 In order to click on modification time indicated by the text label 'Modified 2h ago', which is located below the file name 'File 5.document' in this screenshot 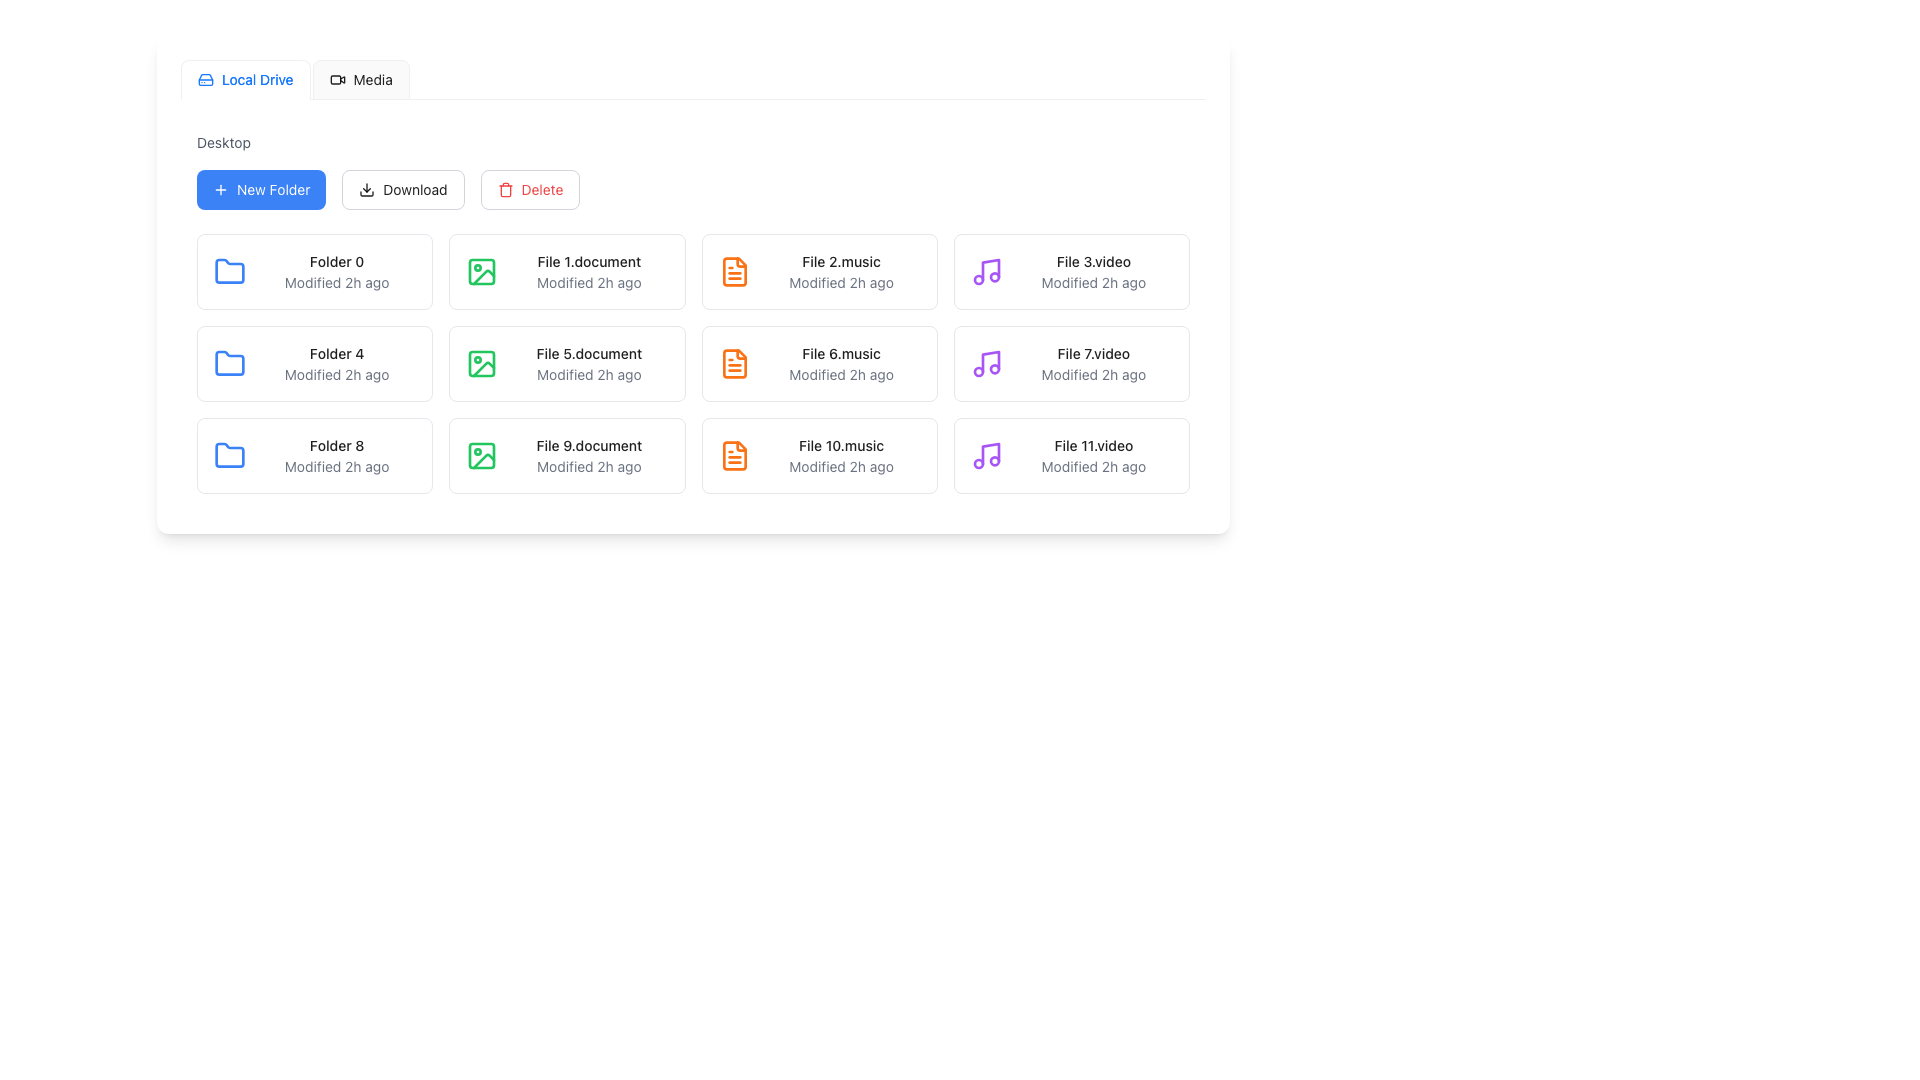, I will do `click(588, 374)`.